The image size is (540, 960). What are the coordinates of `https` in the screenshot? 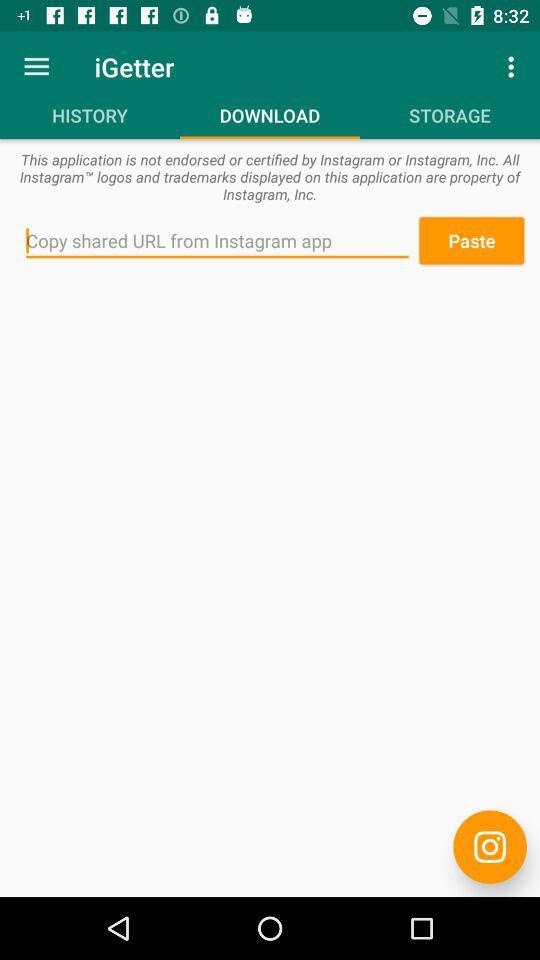 It's located at (489, 846).